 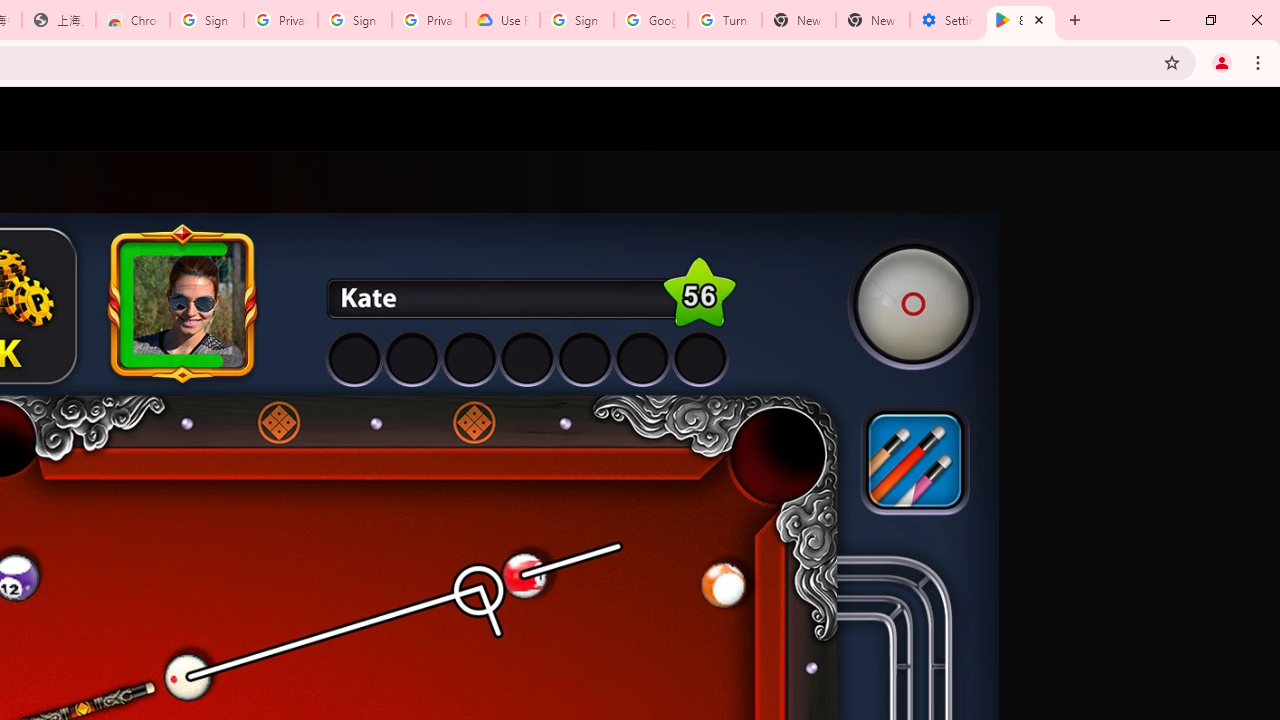 What do you see at coordinates (723, 20) in the screenshot?
I see `'Turn cookies on or off - Computer - Google Account Help'` at bounding box center [723, 20].